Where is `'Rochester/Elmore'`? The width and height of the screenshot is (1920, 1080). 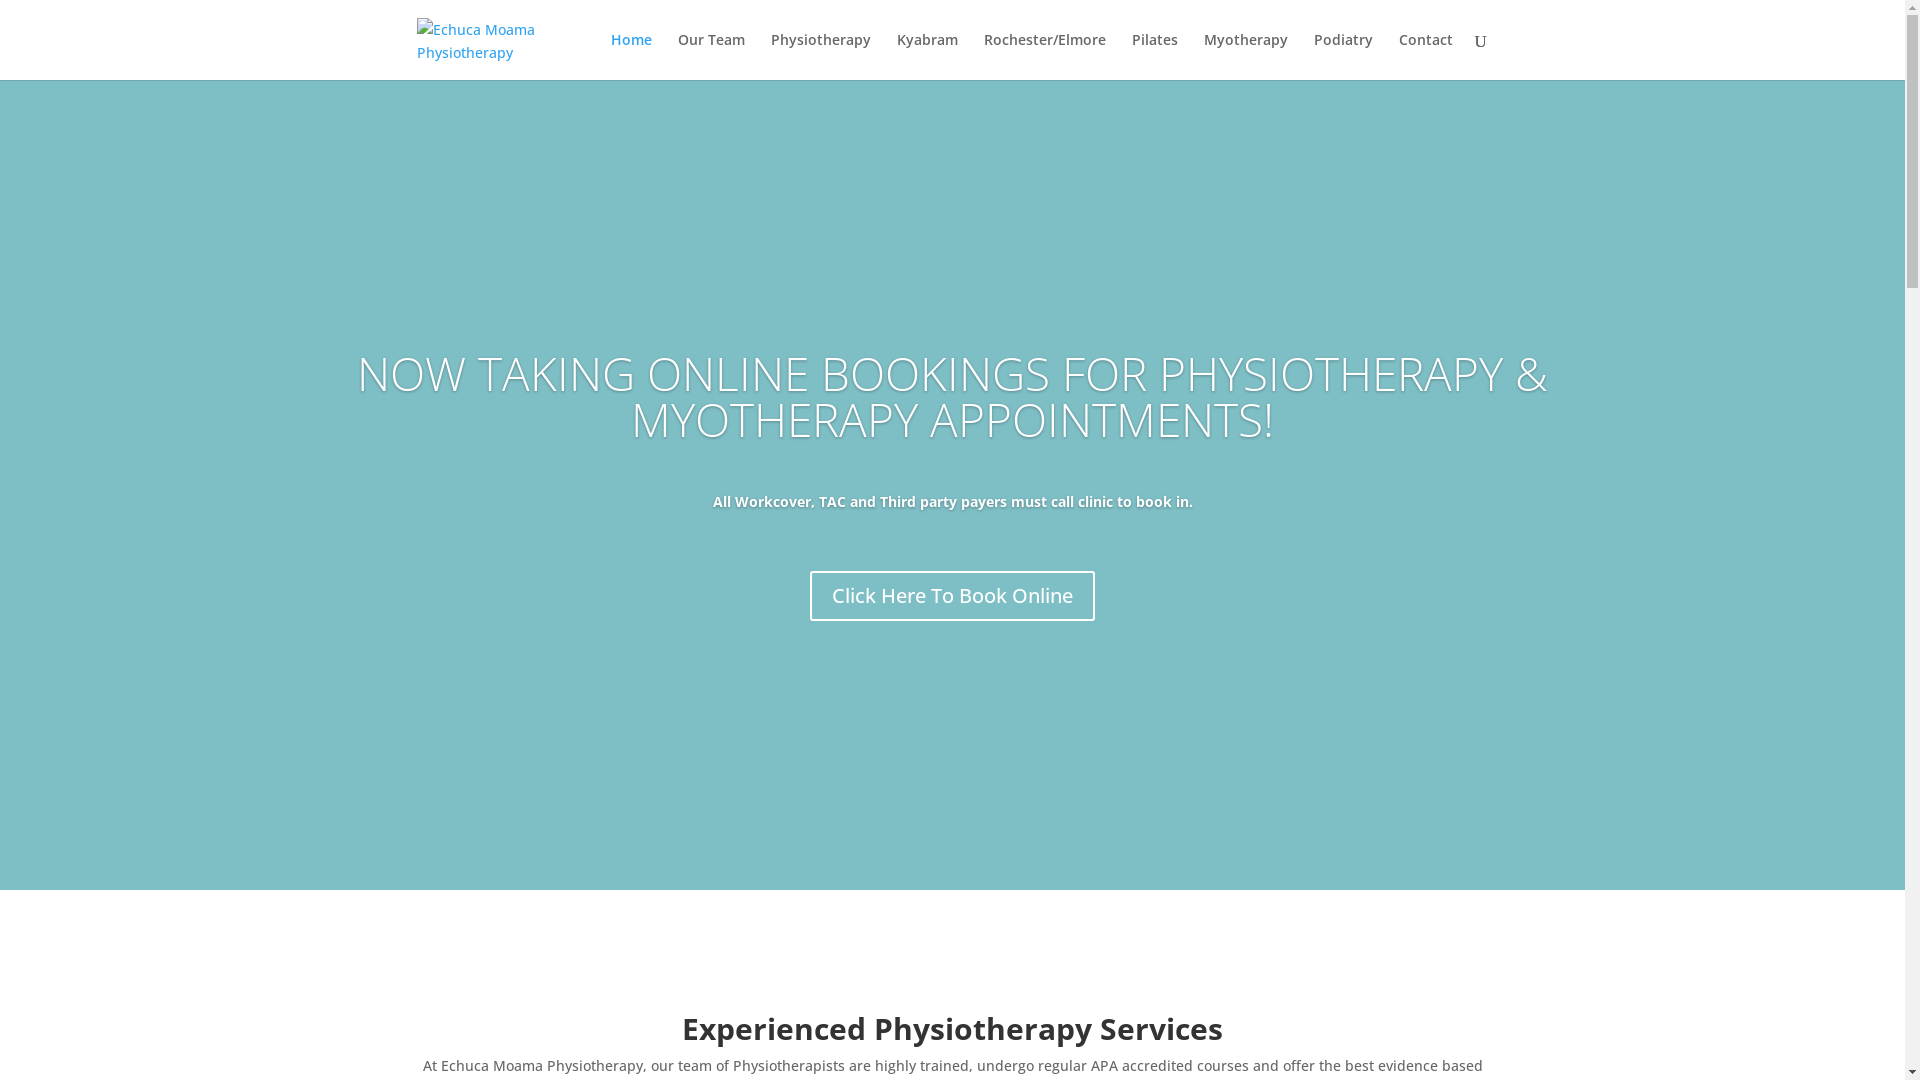
'Rochester/Elmore' is located at coordinates (983, 55).